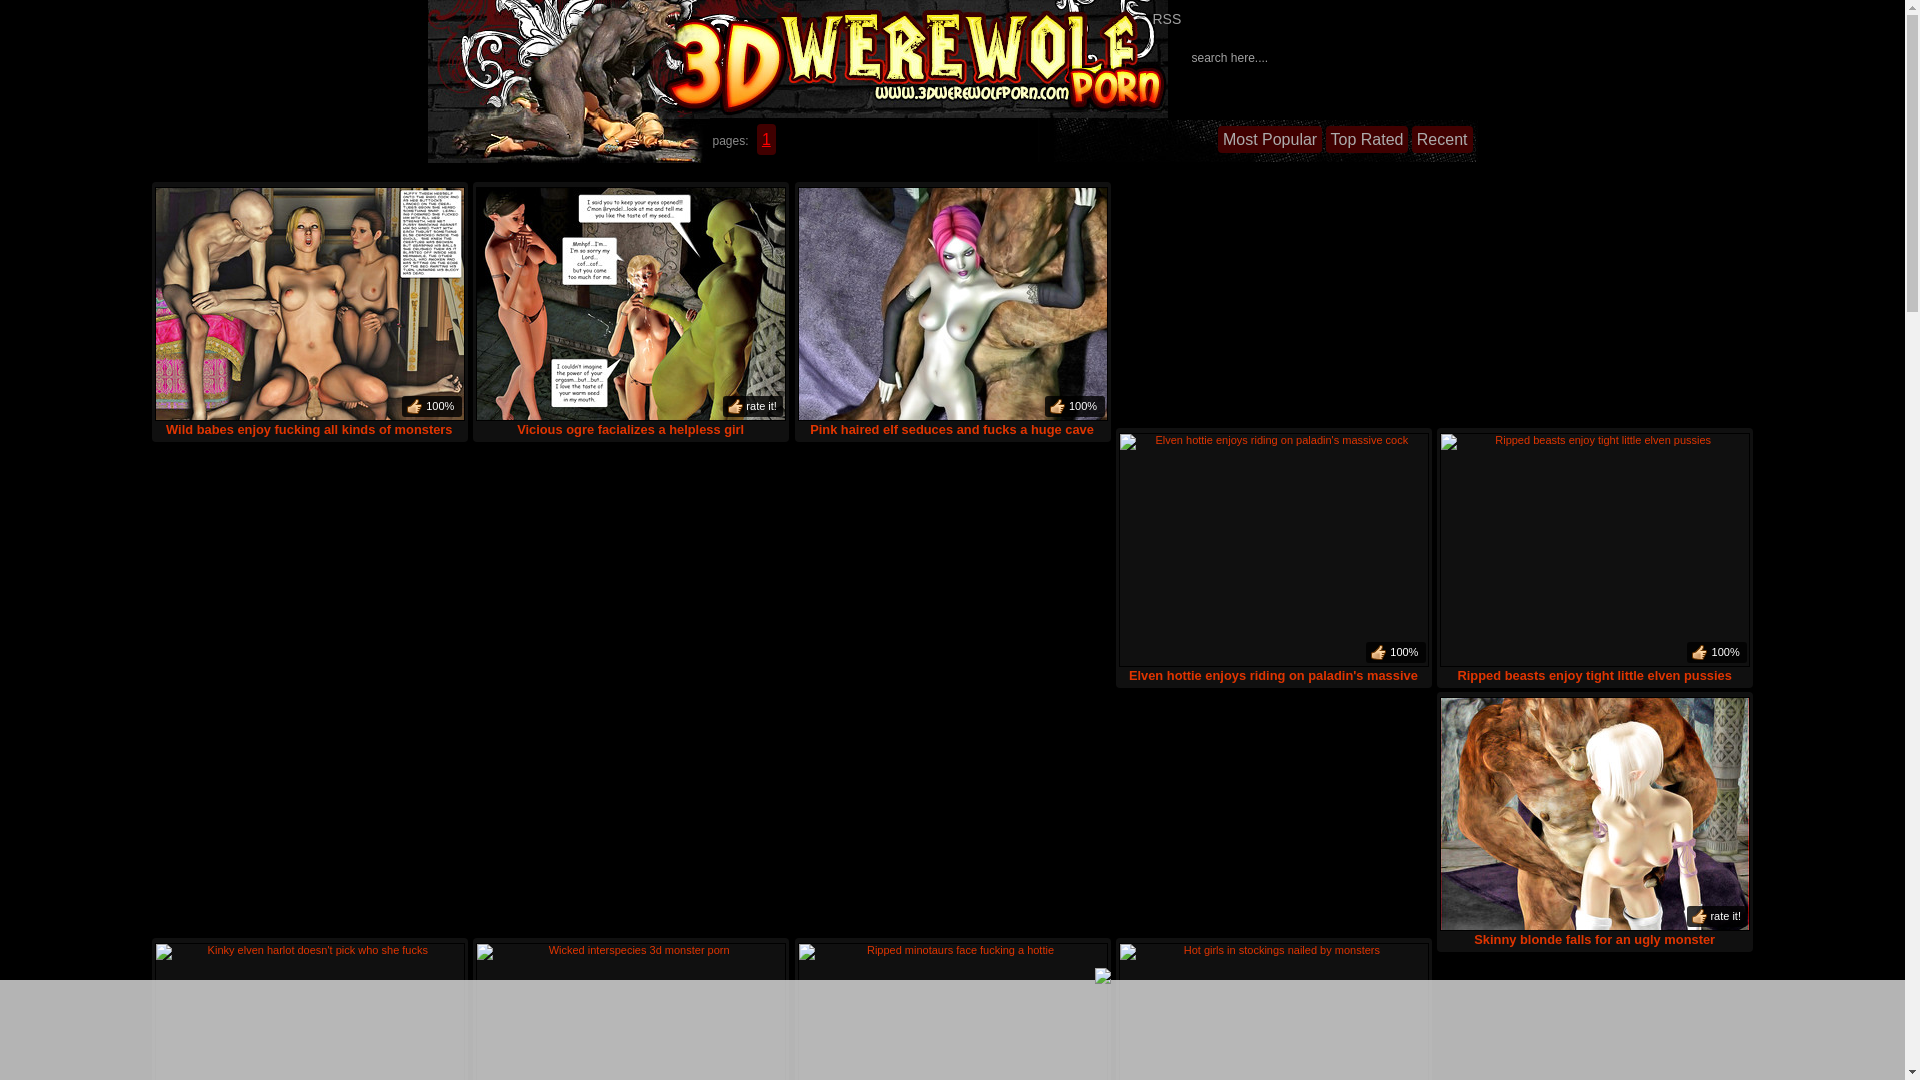 The image size is (1920, 1080). What do you see at coordinates (1272, 559) in the screenshot?
I see `'Elven hottie enjoys riding on paladin's massive cock'` at bounding box center [1272, 559].